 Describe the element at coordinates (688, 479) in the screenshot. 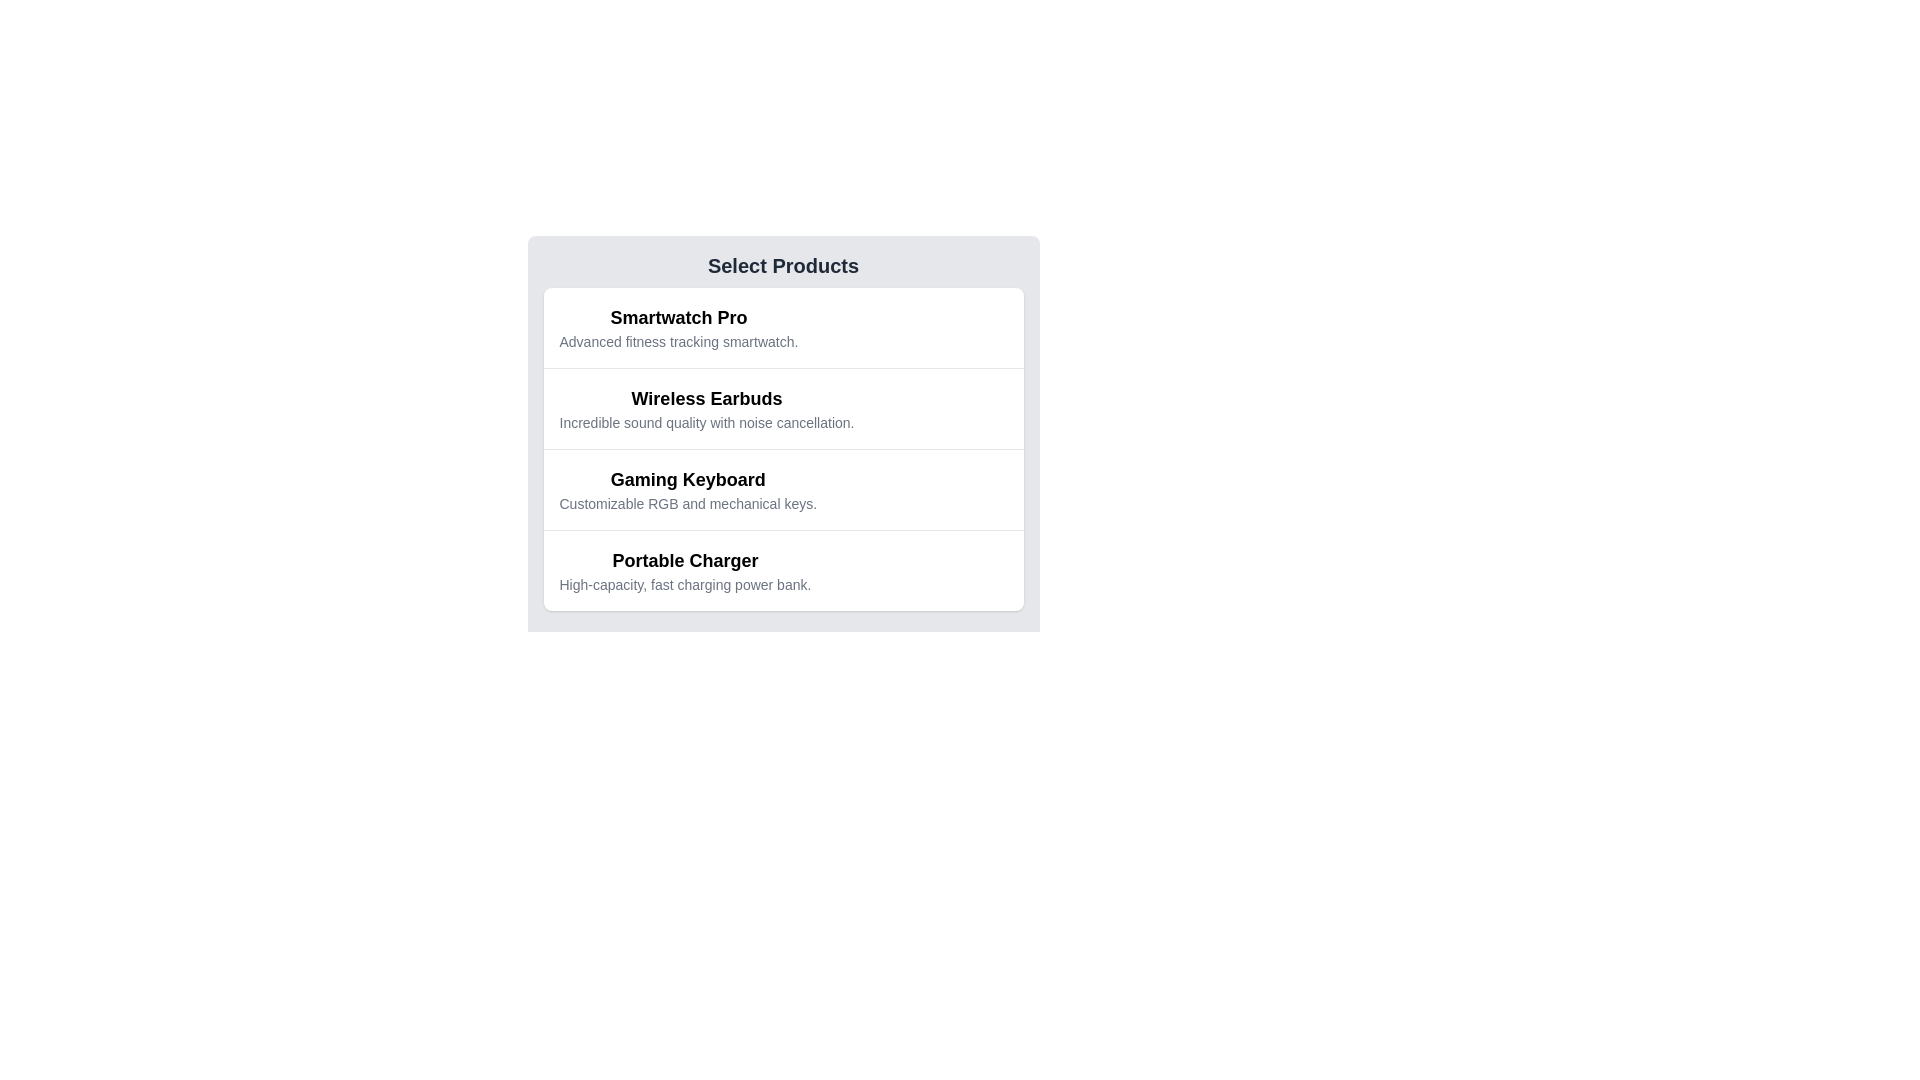

I see `the 'Gaming Keyboard' text label, which serves as a product title in the interface, located in the third section below 'Wireless Earbuds'` at that location.